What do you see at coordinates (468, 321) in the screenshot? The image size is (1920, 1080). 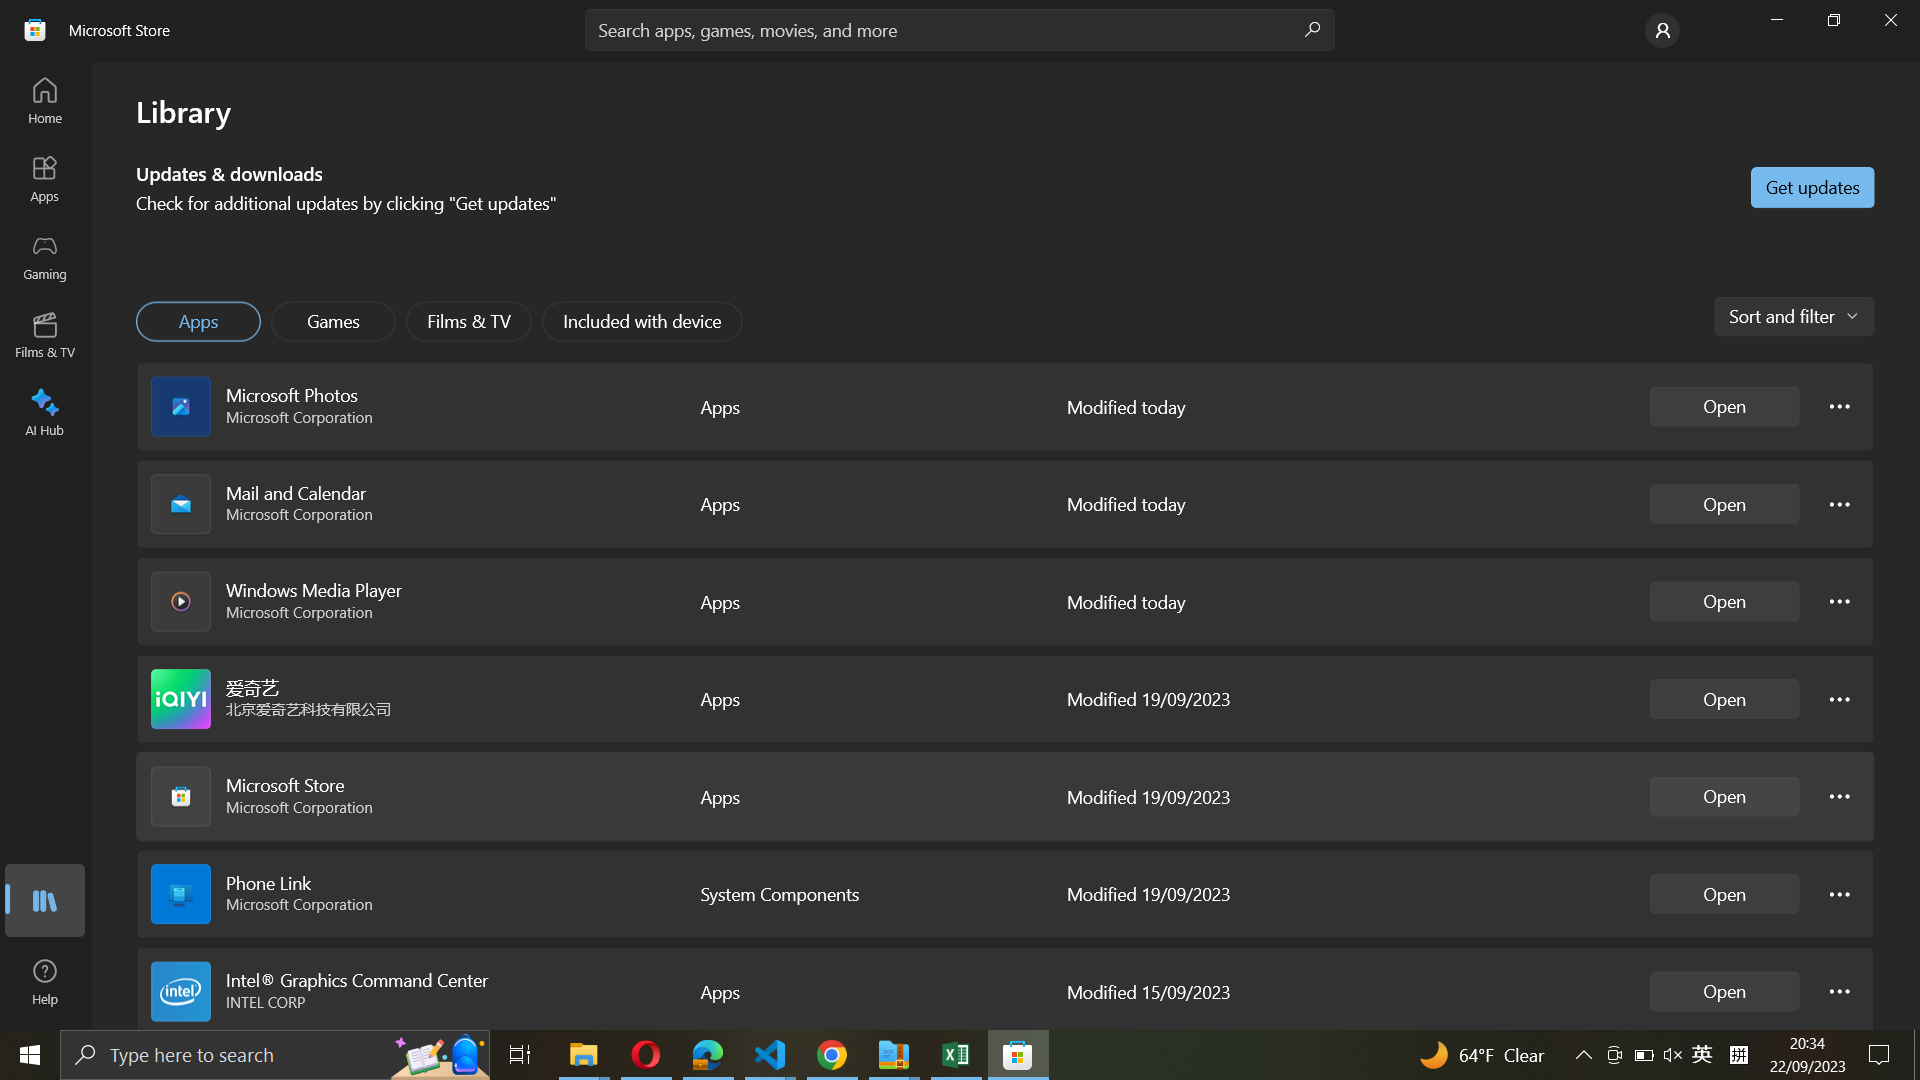 I see `Films & TV program` at bounding box center [468, 321].